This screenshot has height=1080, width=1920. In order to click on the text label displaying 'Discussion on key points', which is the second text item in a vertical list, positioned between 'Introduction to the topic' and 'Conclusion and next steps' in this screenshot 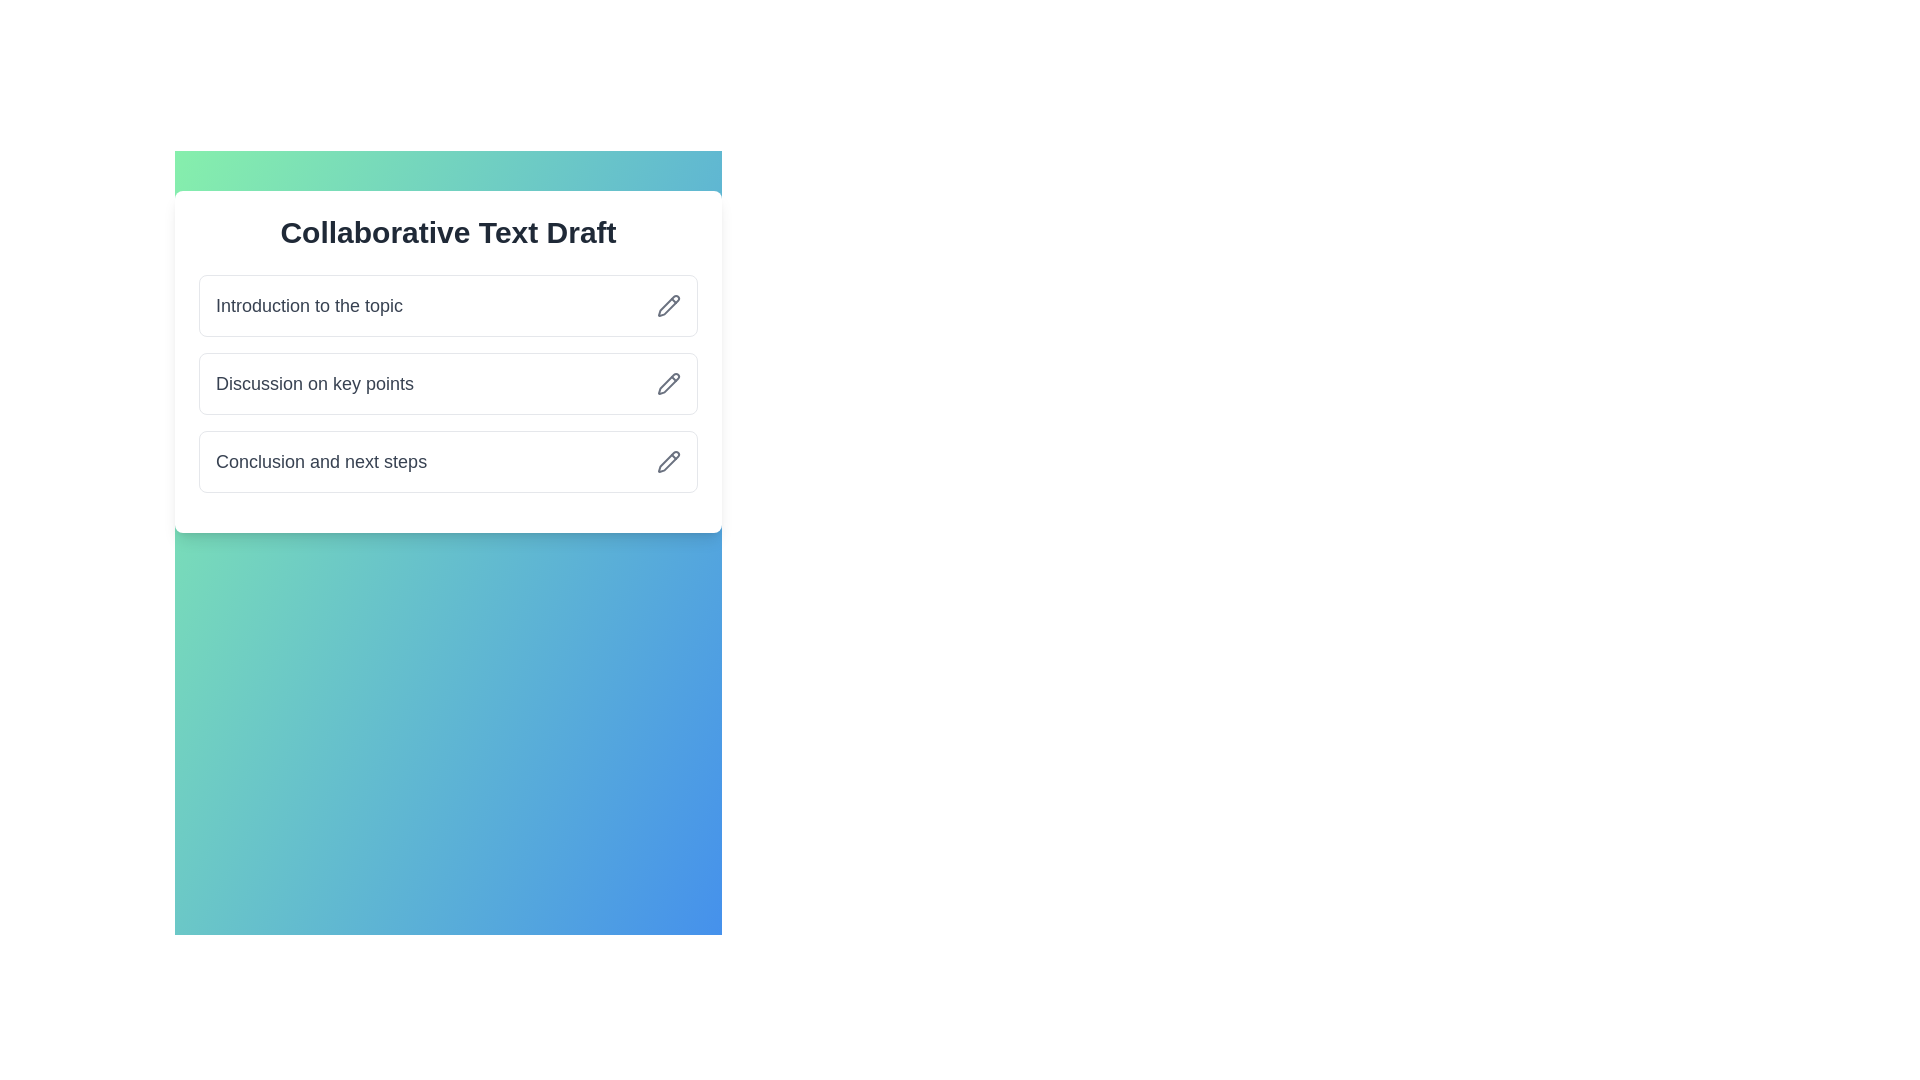, I will do `click(314, 384)`.